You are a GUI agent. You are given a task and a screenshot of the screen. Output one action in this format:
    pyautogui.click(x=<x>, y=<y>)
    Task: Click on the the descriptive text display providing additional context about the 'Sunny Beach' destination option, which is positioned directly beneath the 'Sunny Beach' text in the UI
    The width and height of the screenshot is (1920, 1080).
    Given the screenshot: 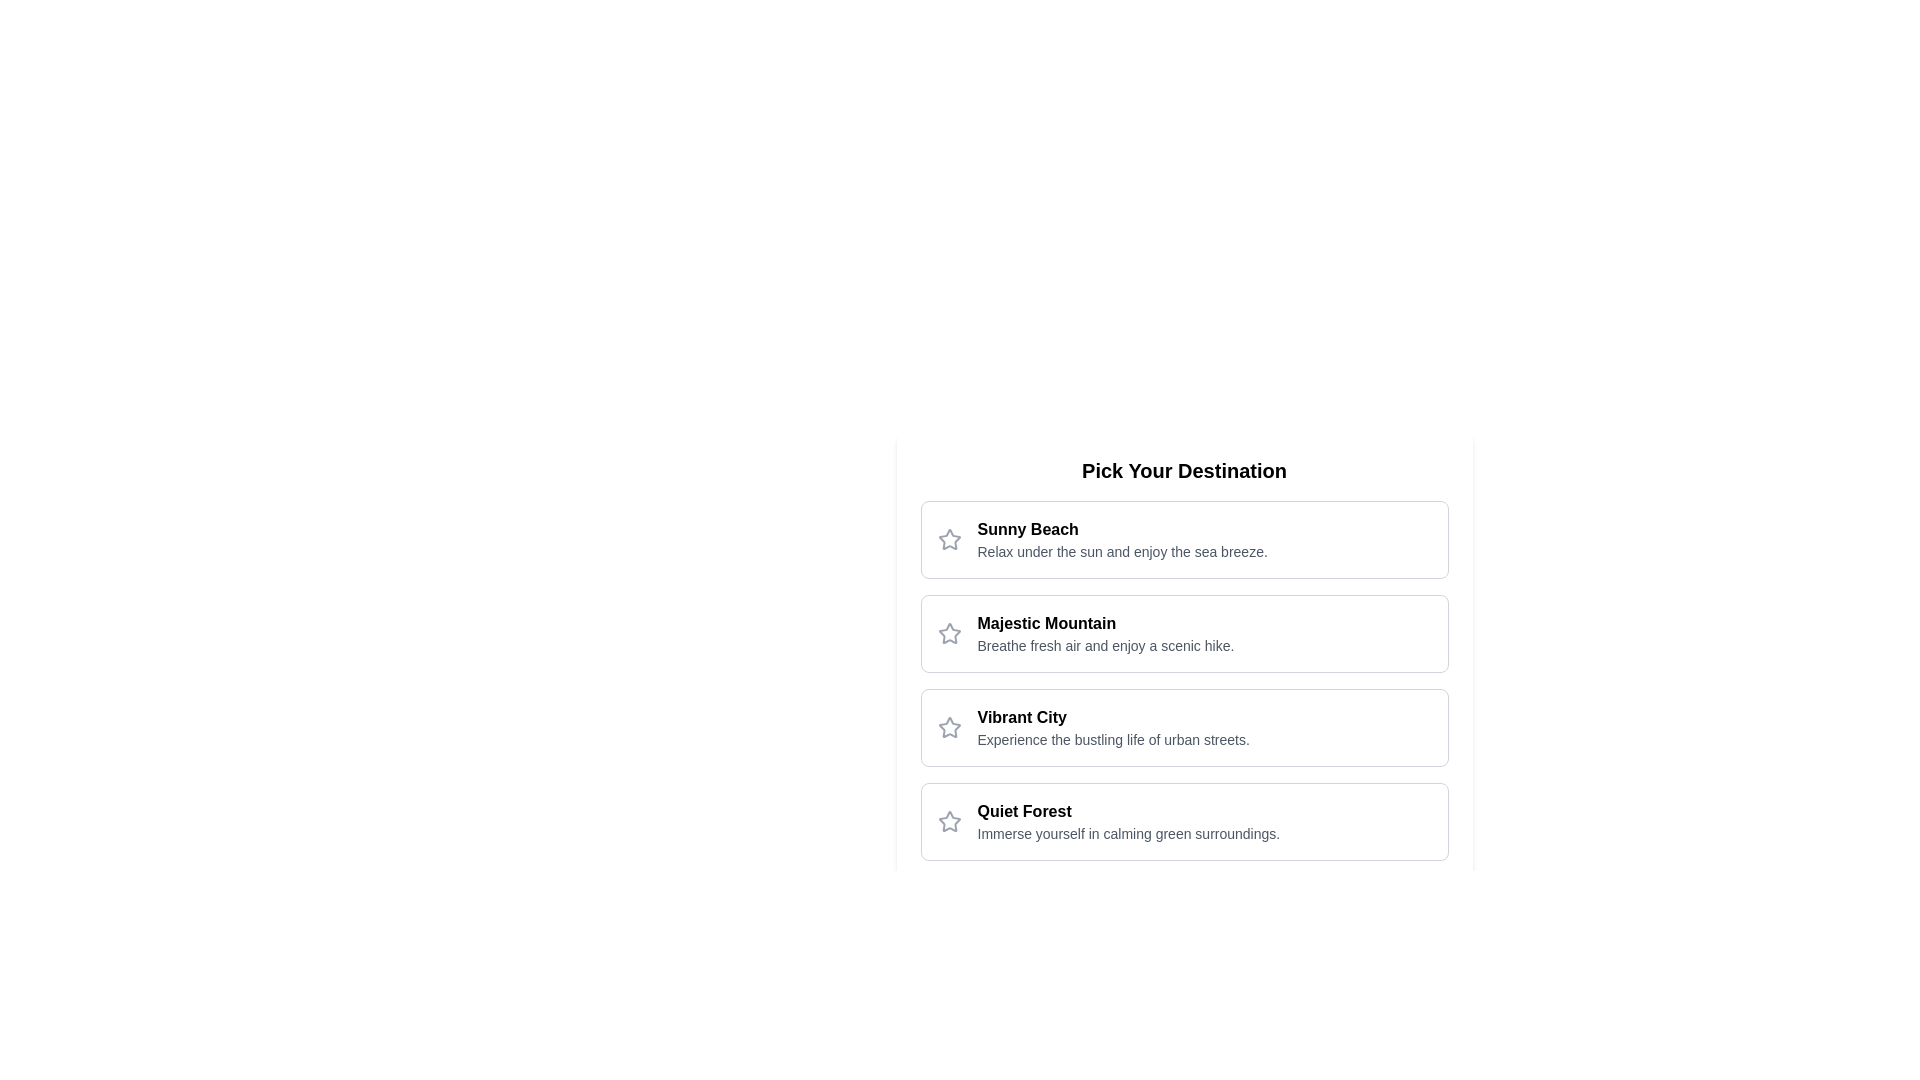 What is the action you would take?
    pyautogui.click(x=1122, y=551)
    